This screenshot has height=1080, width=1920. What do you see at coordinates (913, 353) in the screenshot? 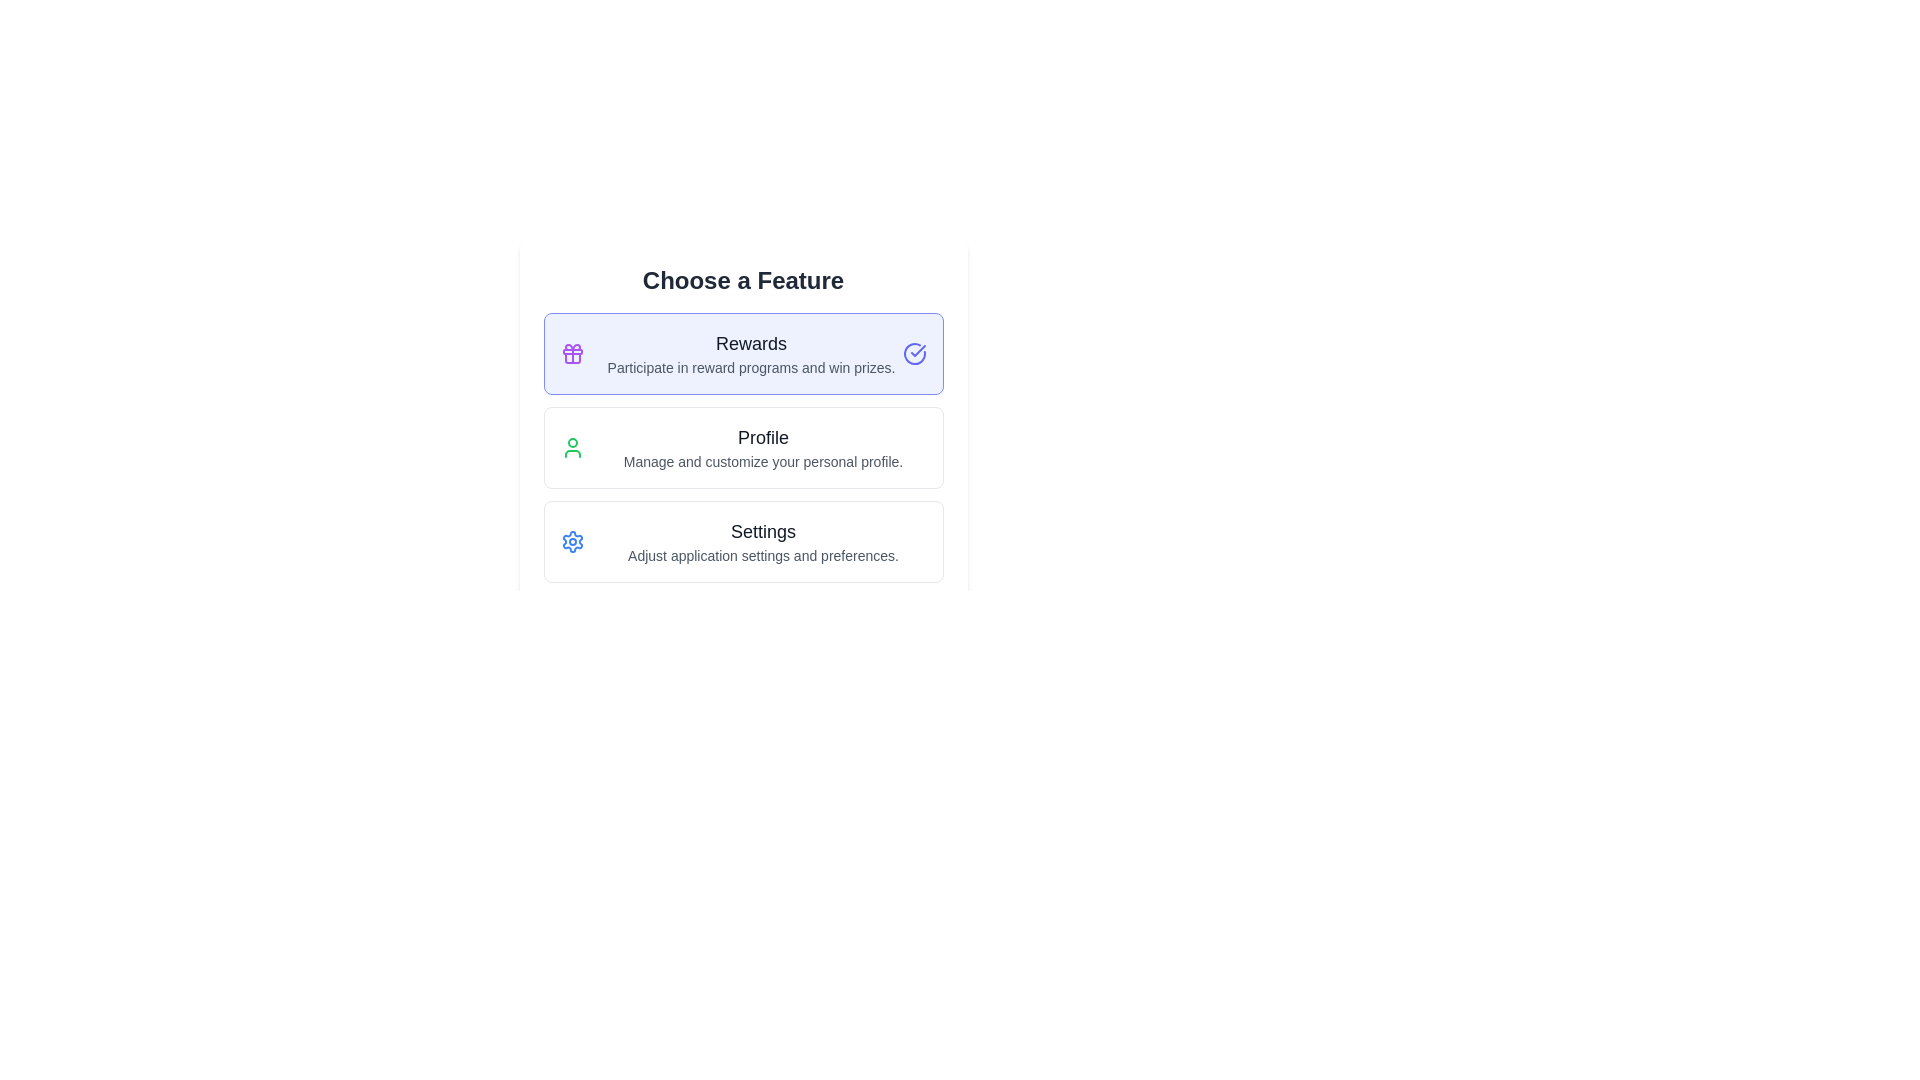
I see `the checkmark icon contained in the upper-right corner of the 'Rewards' card to indicate a finished or confirmed status` at bounding box center [913, 353].